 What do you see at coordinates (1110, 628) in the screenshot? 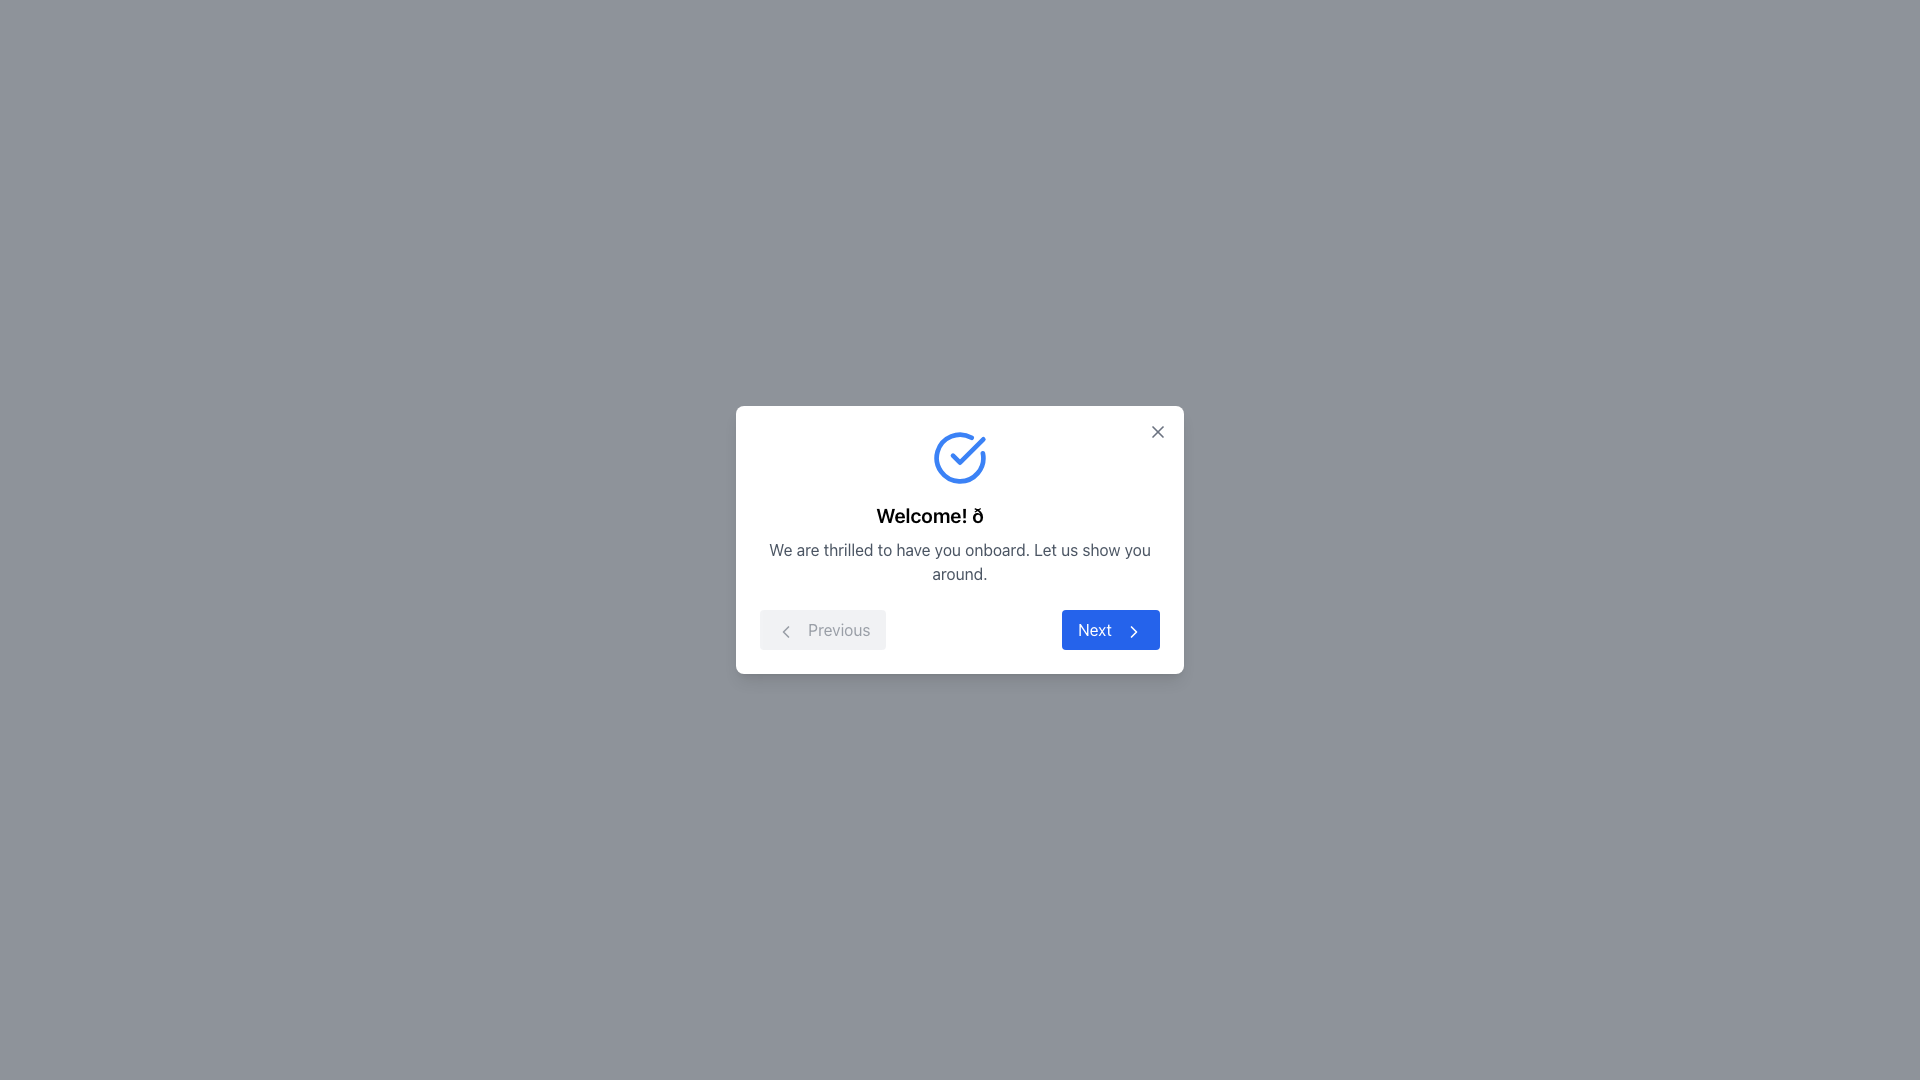
I see `the 'Next' button, which is a rectangular button with a blue background and rounded corners, displaying white text and a rightward arrow icon, located in the bottom right of a modal dialog box` at bounding box center [1110, 628].